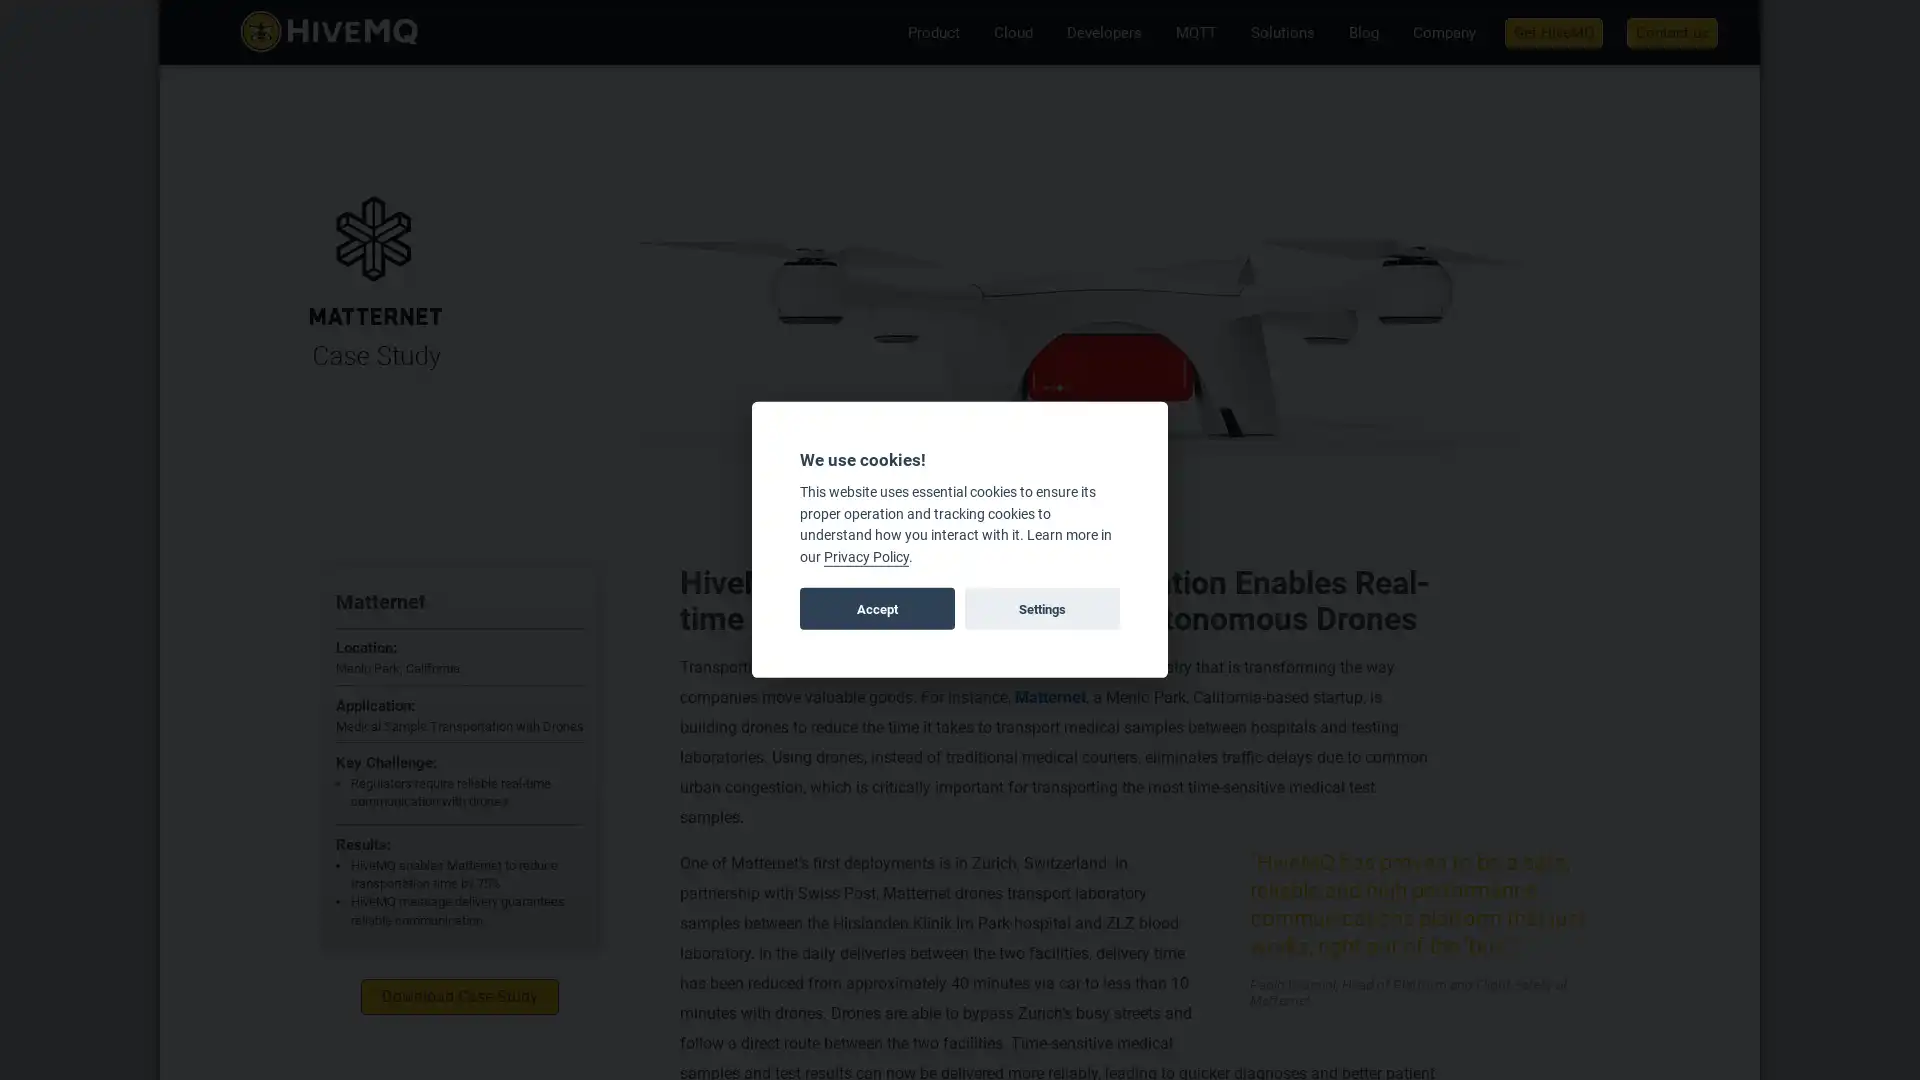 The height and width of the screenshot is (1080, 1920). What do you see at coordinates (1672, 31) in the screenshot?
I see `Contact us` at bounding box center [1672, 31].